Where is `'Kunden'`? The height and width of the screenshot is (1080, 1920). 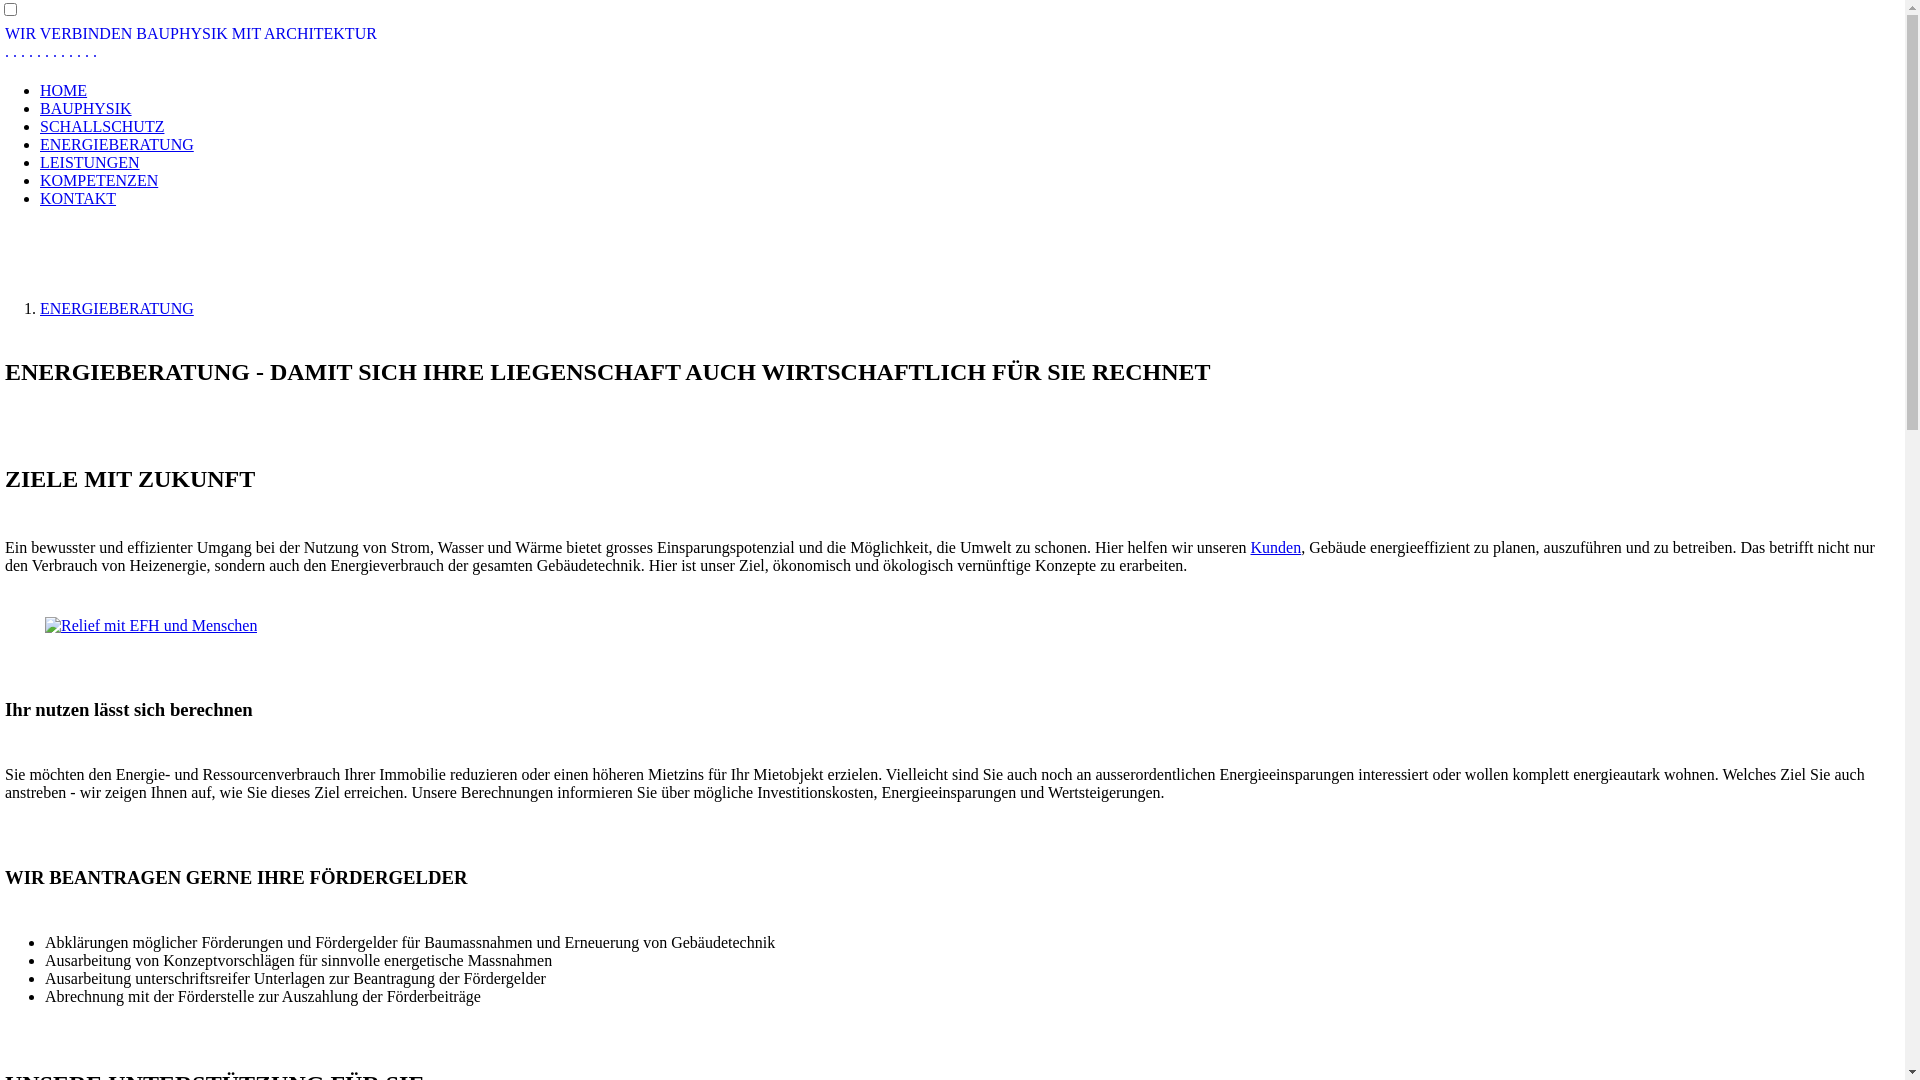 'Kunden' is located at coordinates (1275, 547).